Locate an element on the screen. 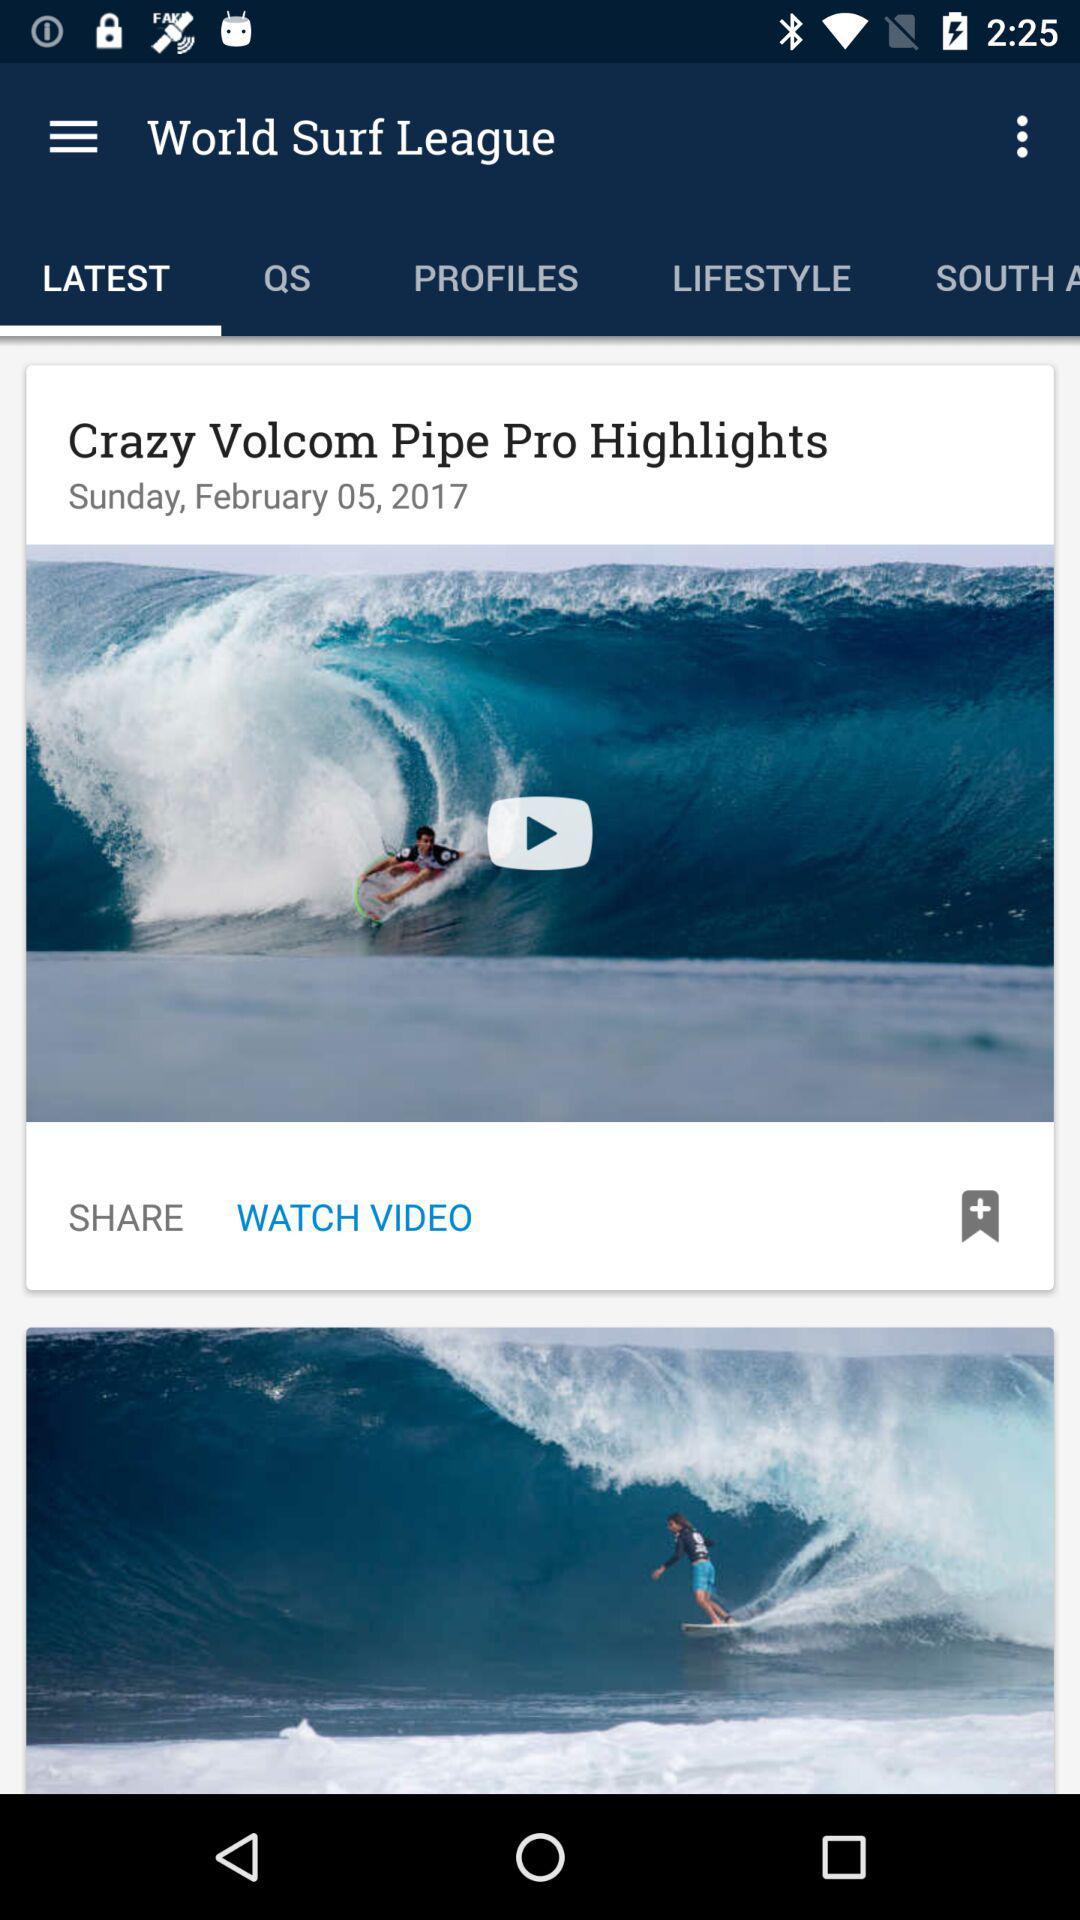 The height and width of the screenshot is (1920, 1080). icon above sunday february 05 icon is located at coordinates (447, 438).